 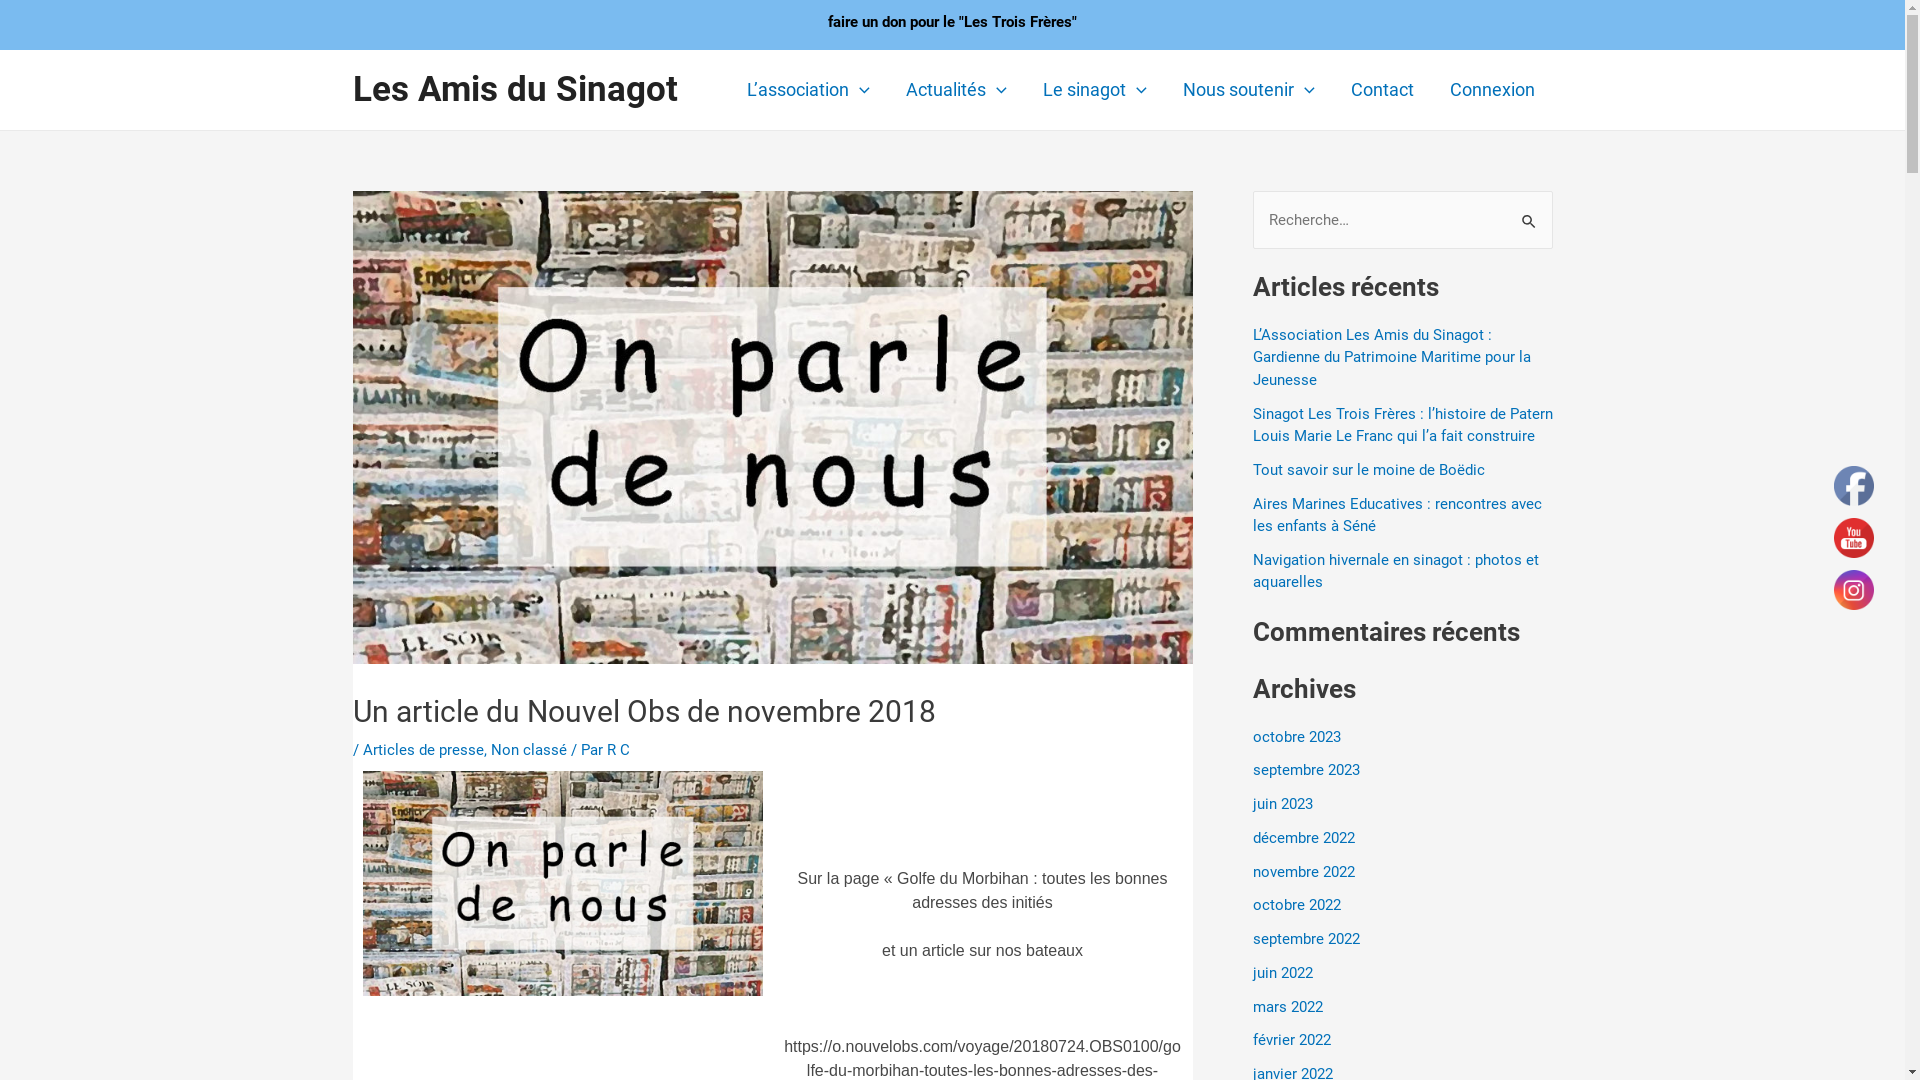 I want to click on 'YouTube', so click(x=1852, y=536).